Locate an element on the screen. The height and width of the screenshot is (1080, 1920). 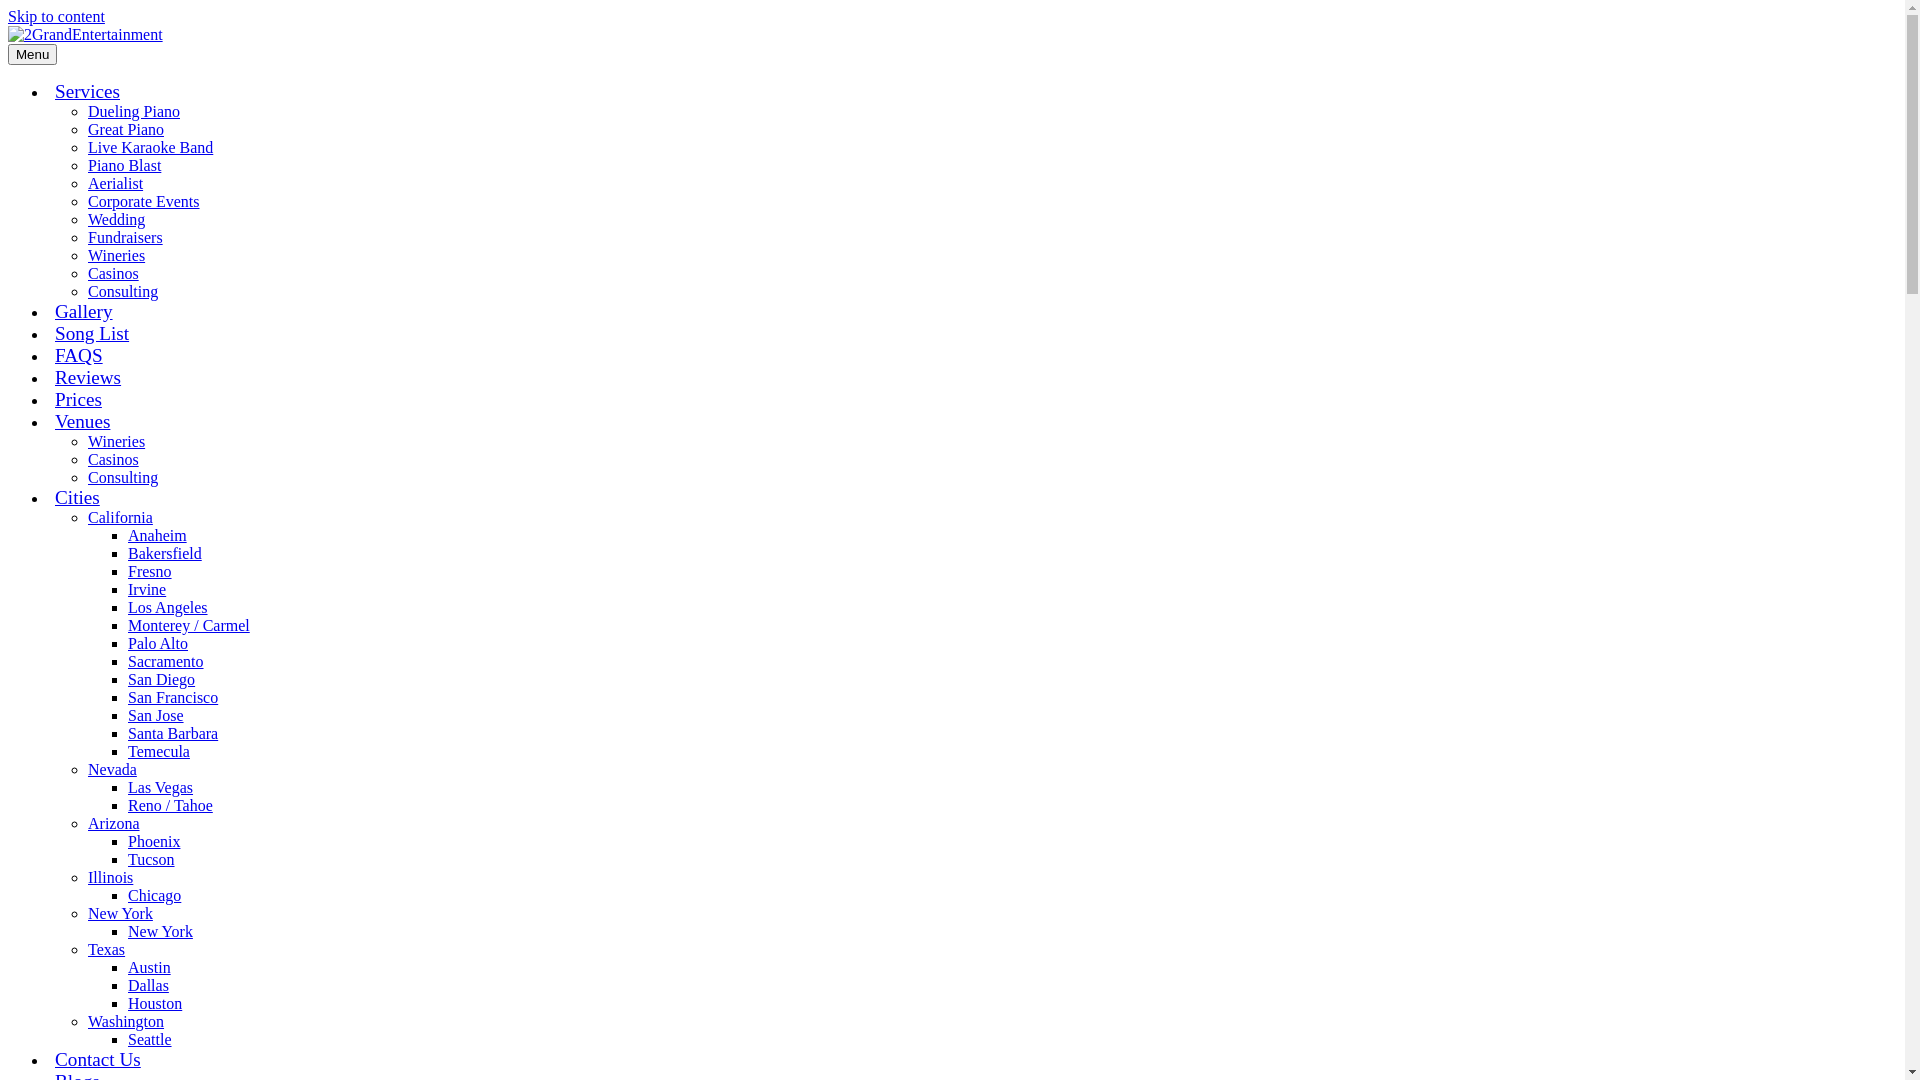
'Phoenix' is located at coordinates (152, 841).